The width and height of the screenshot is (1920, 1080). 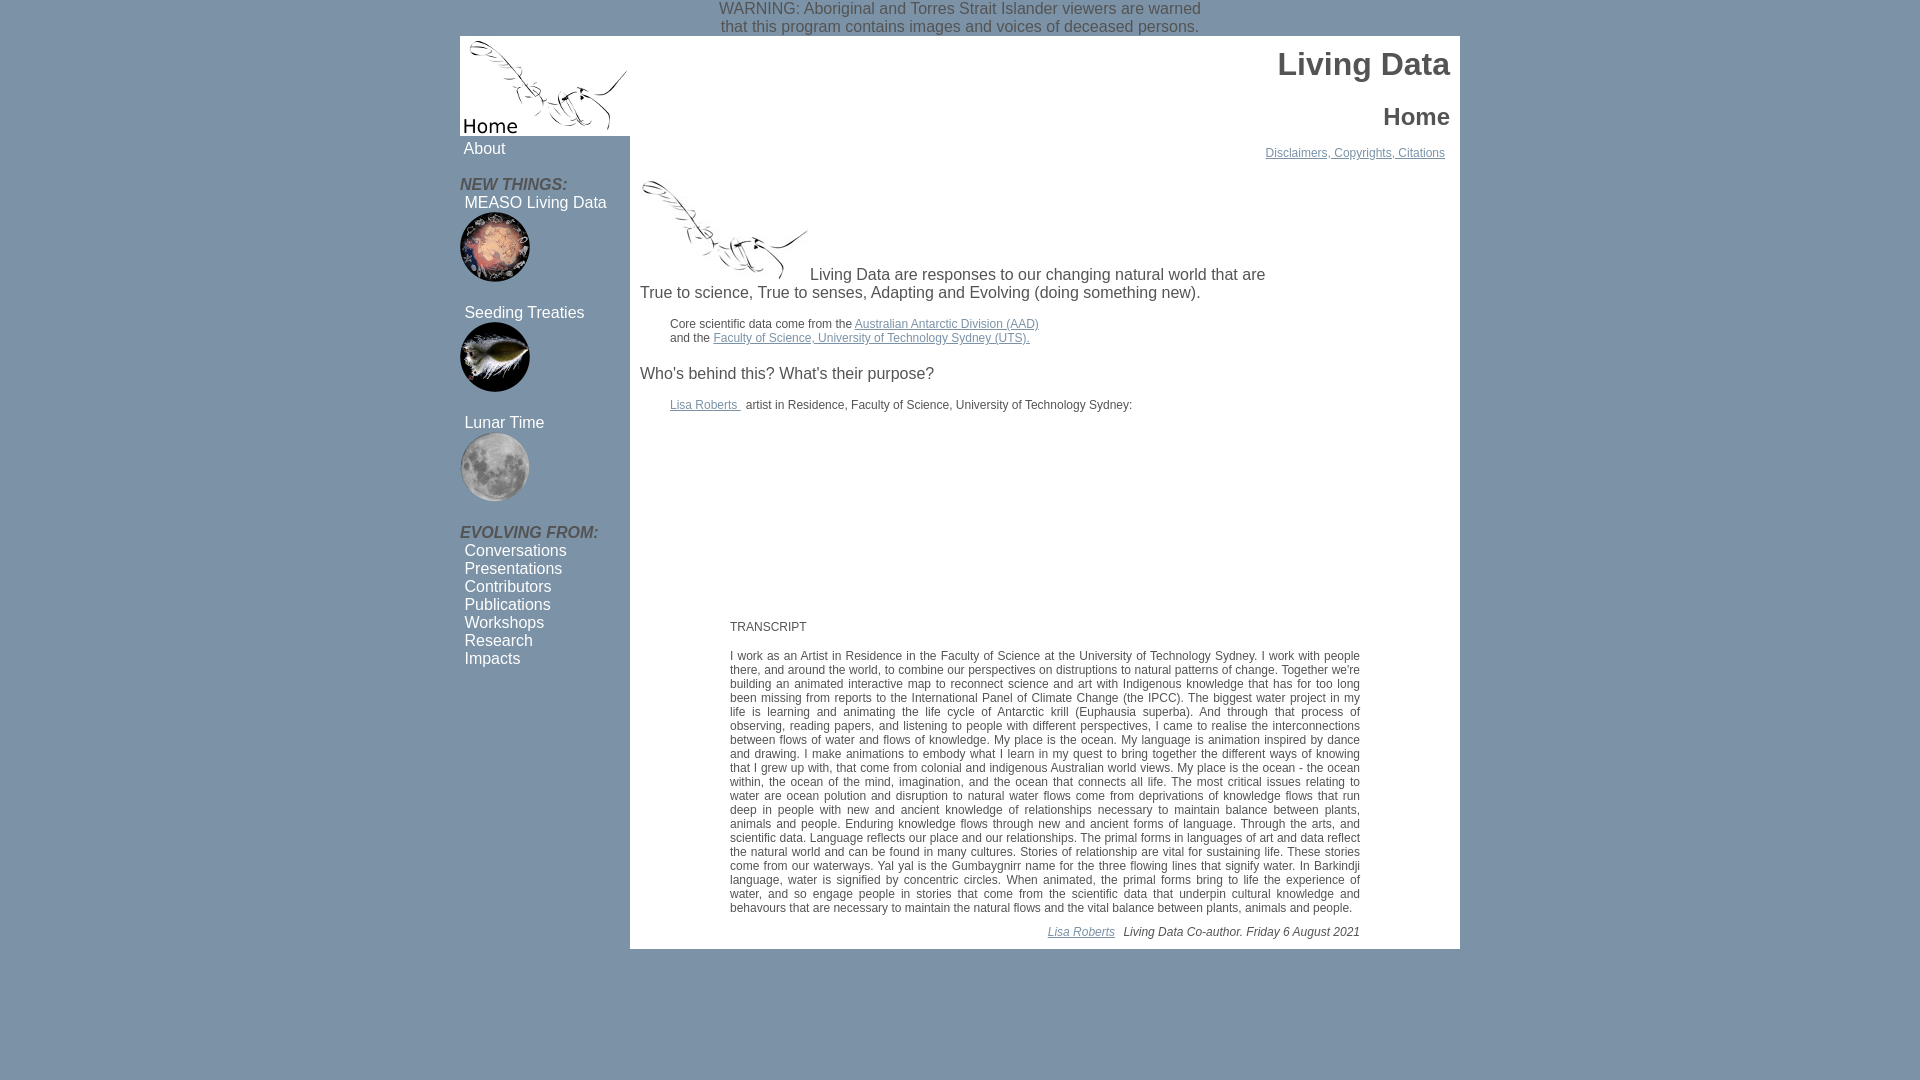 I want to click on 'Australian Antarctic Division (AAD)', so click(x=948, y=323).